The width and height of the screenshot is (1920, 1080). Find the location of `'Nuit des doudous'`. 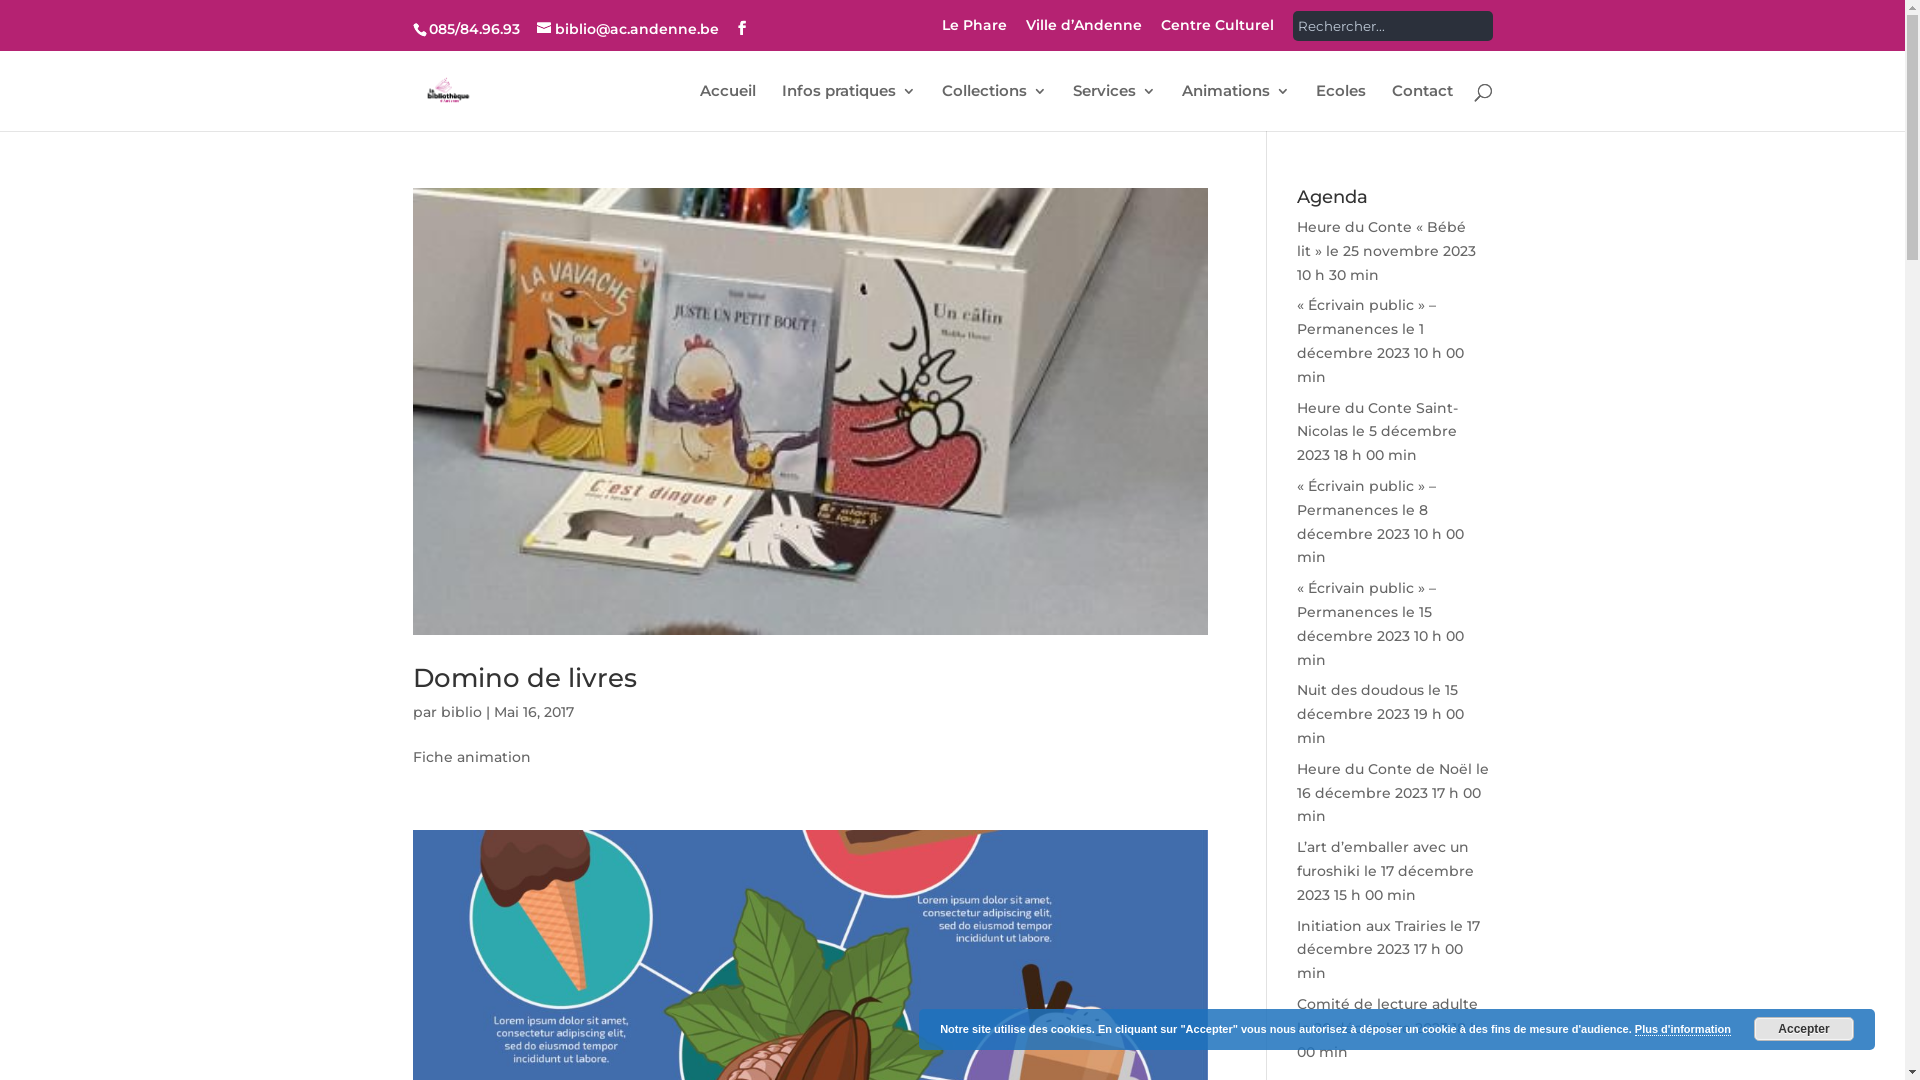

'Nuit des doudous' is located at coordinates (1360, 689).